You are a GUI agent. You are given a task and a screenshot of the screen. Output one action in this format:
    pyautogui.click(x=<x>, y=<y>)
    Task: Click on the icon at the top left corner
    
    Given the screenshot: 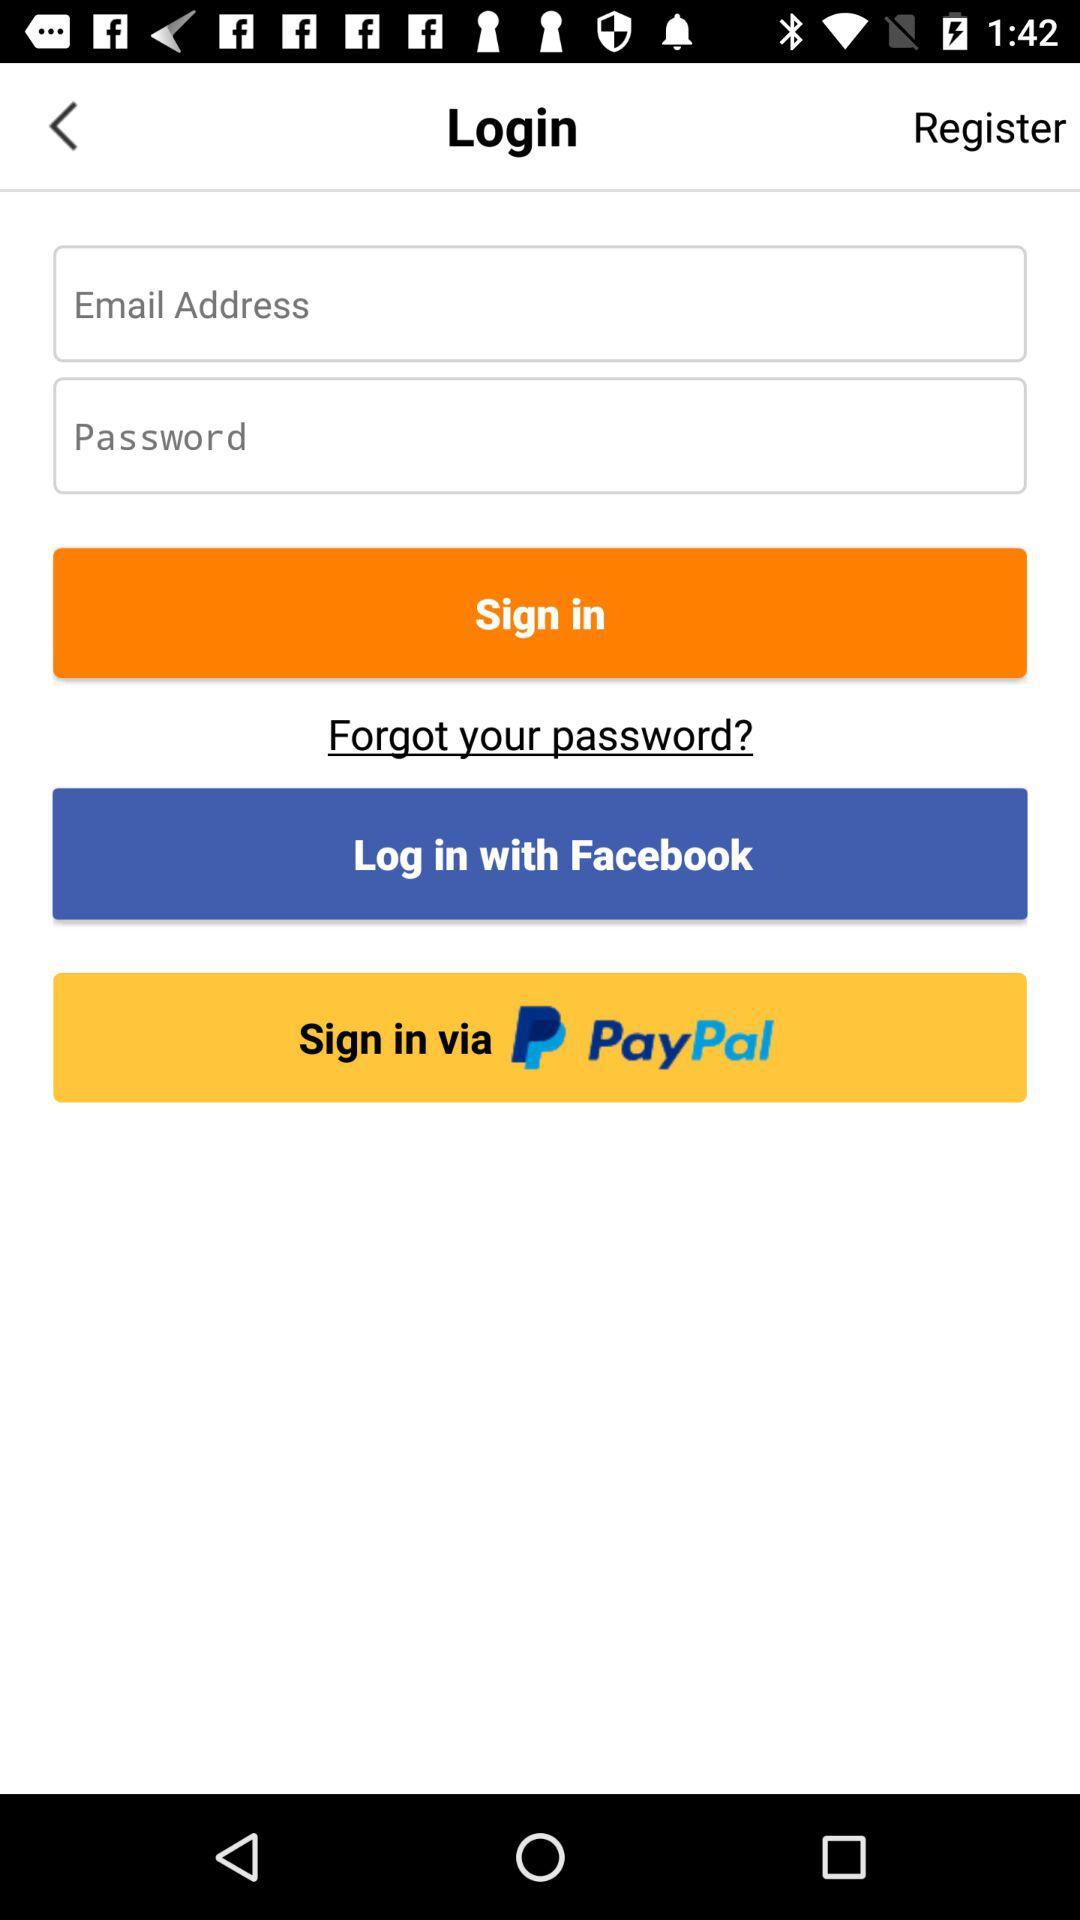 What is the action you would take?
    pyautogui.click(x=61, y=124)
    